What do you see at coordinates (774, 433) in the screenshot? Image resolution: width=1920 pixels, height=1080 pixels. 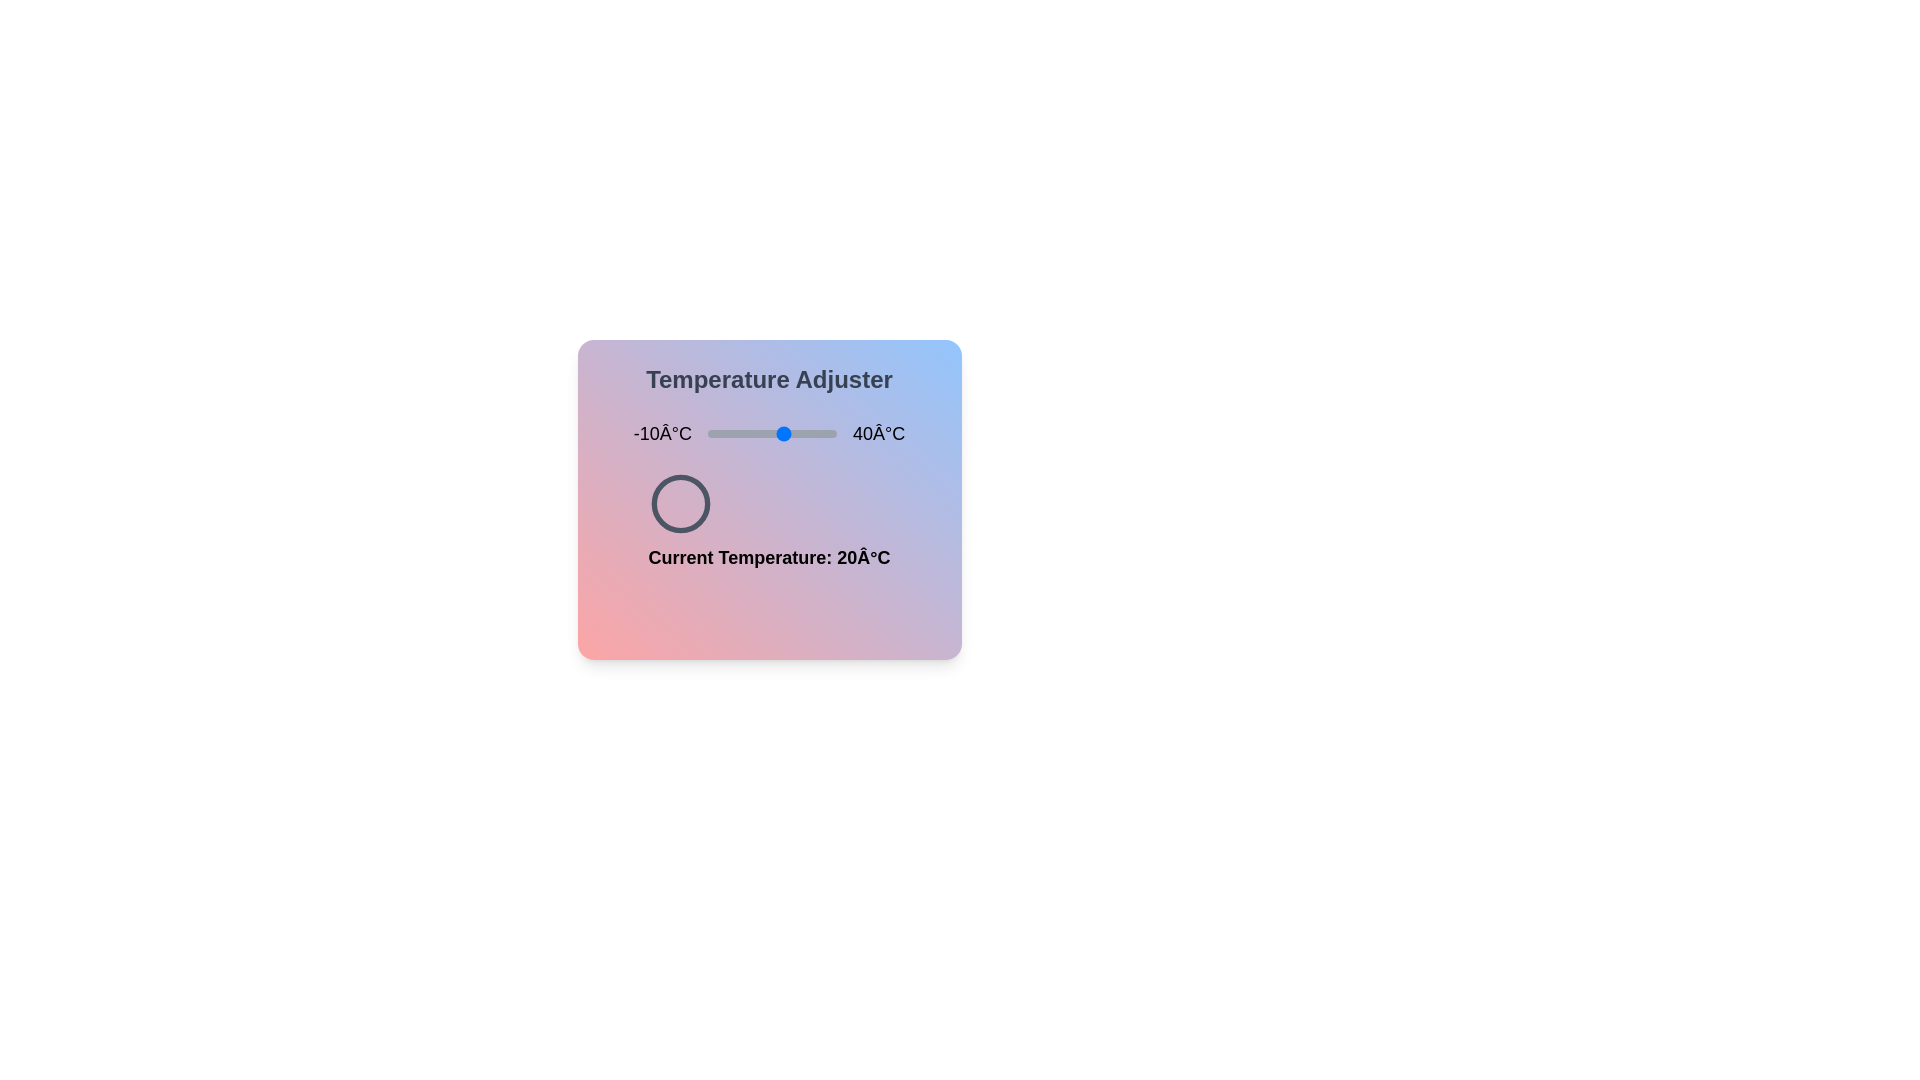 I see `the temperature to 16 degrees Celsius using the slider` at bounding box center [774, 433].